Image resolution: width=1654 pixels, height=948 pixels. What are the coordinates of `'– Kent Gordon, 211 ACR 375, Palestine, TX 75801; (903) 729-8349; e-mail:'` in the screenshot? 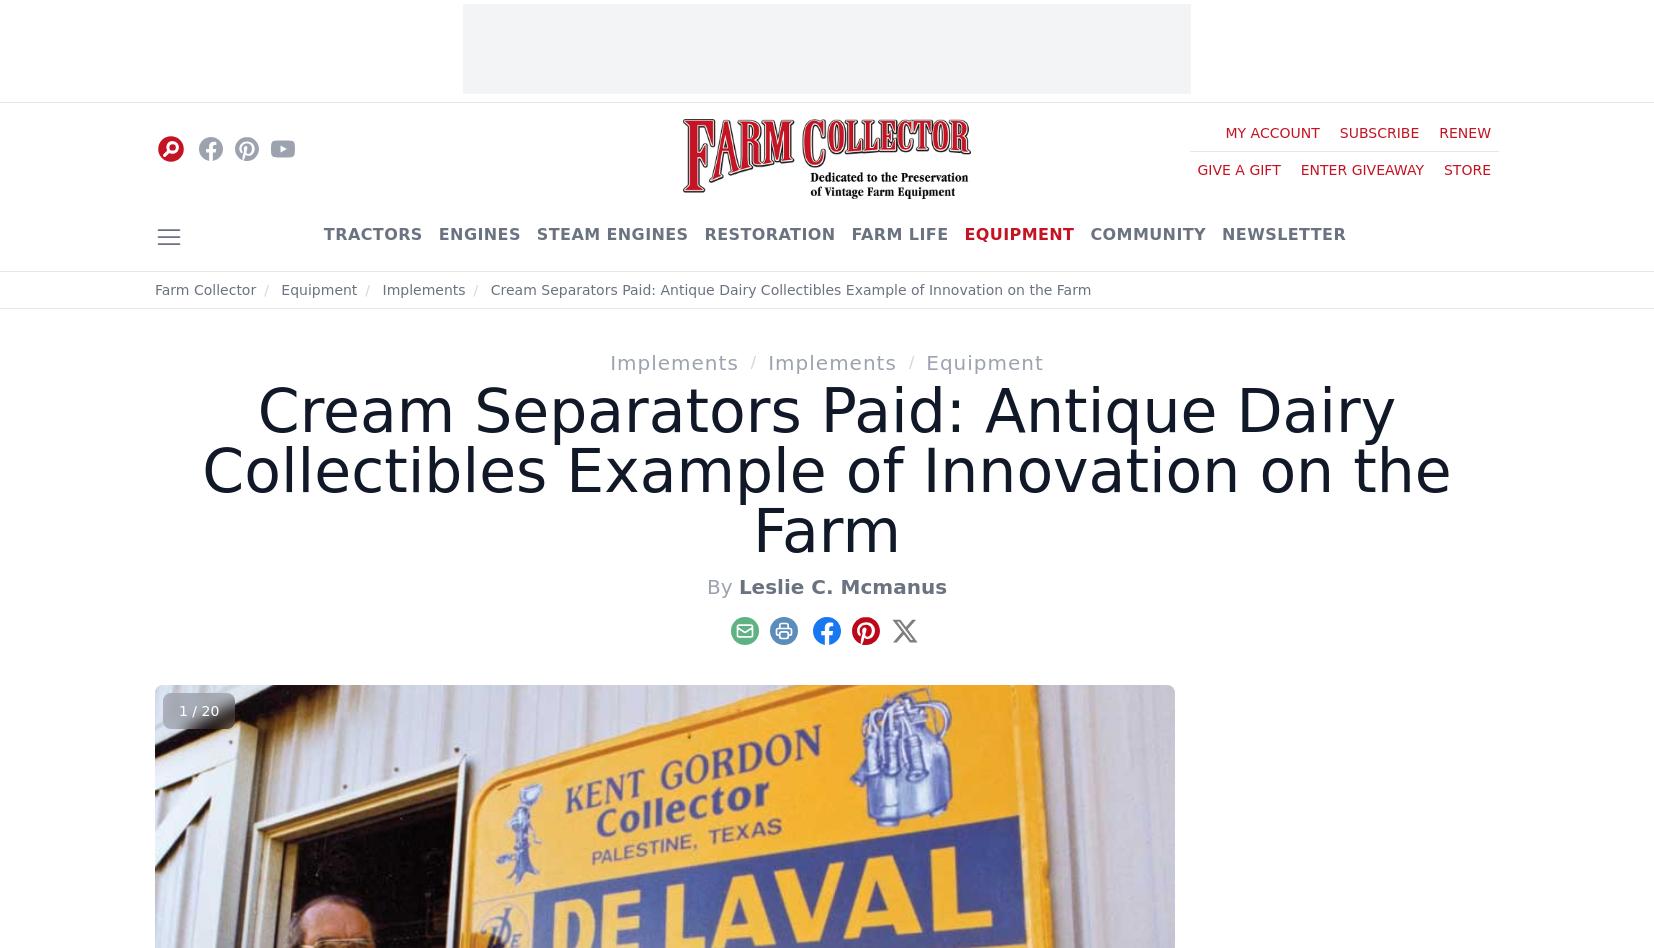 It's located at (613, 370).